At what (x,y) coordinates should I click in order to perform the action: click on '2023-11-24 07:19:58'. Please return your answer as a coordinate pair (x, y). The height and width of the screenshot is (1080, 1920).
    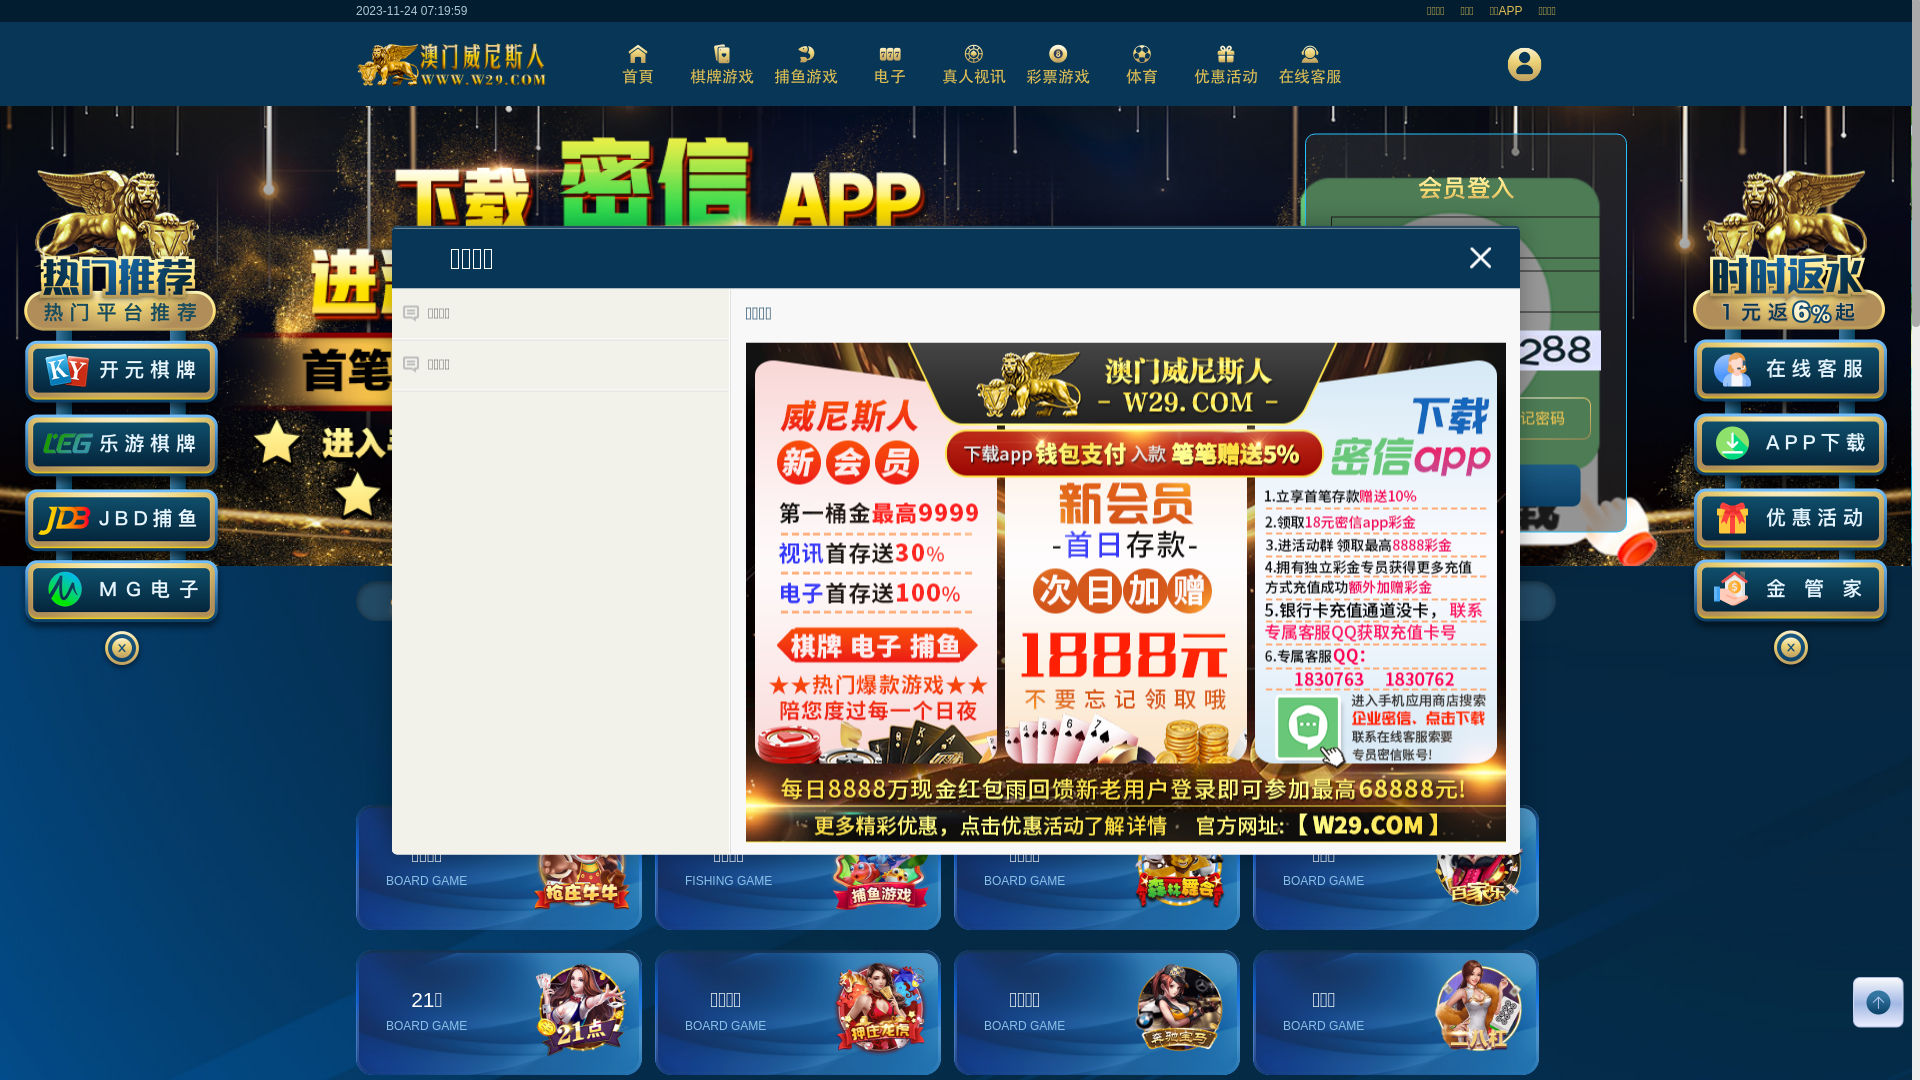
    Looking at the image, I should click on (355, 11).